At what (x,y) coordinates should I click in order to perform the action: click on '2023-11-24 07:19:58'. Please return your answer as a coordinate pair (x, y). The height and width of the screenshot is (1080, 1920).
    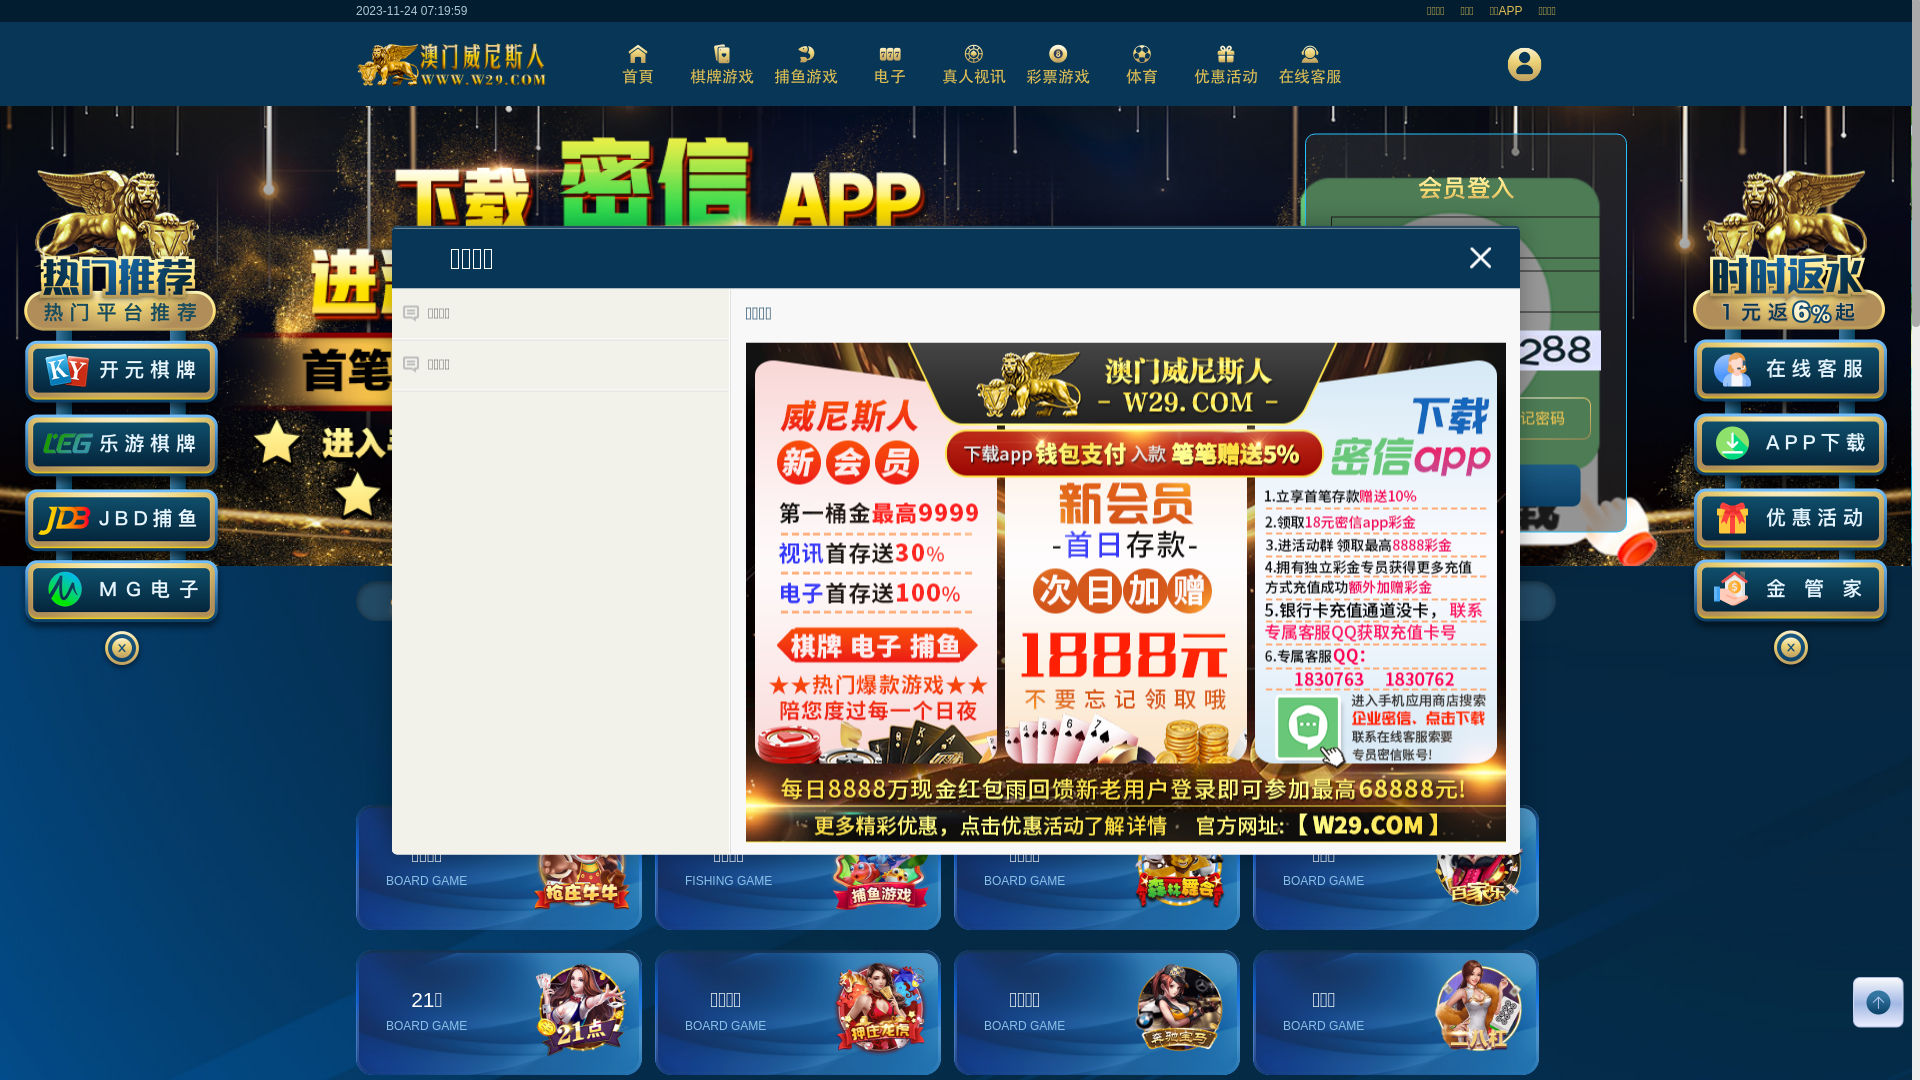
    Looking at the image, I should click on (355, 11).